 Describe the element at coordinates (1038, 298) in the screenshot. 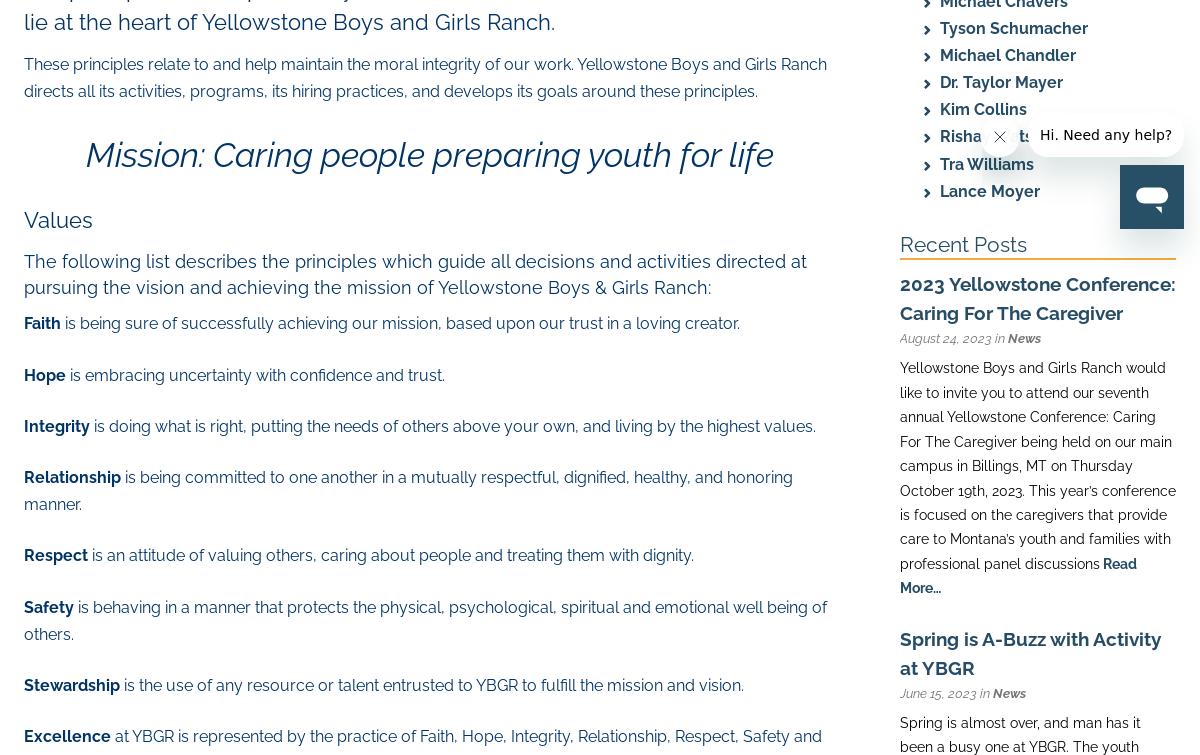

I see `'2023 Yellowstone Conference: Caring For The Caregiver'` at that location.